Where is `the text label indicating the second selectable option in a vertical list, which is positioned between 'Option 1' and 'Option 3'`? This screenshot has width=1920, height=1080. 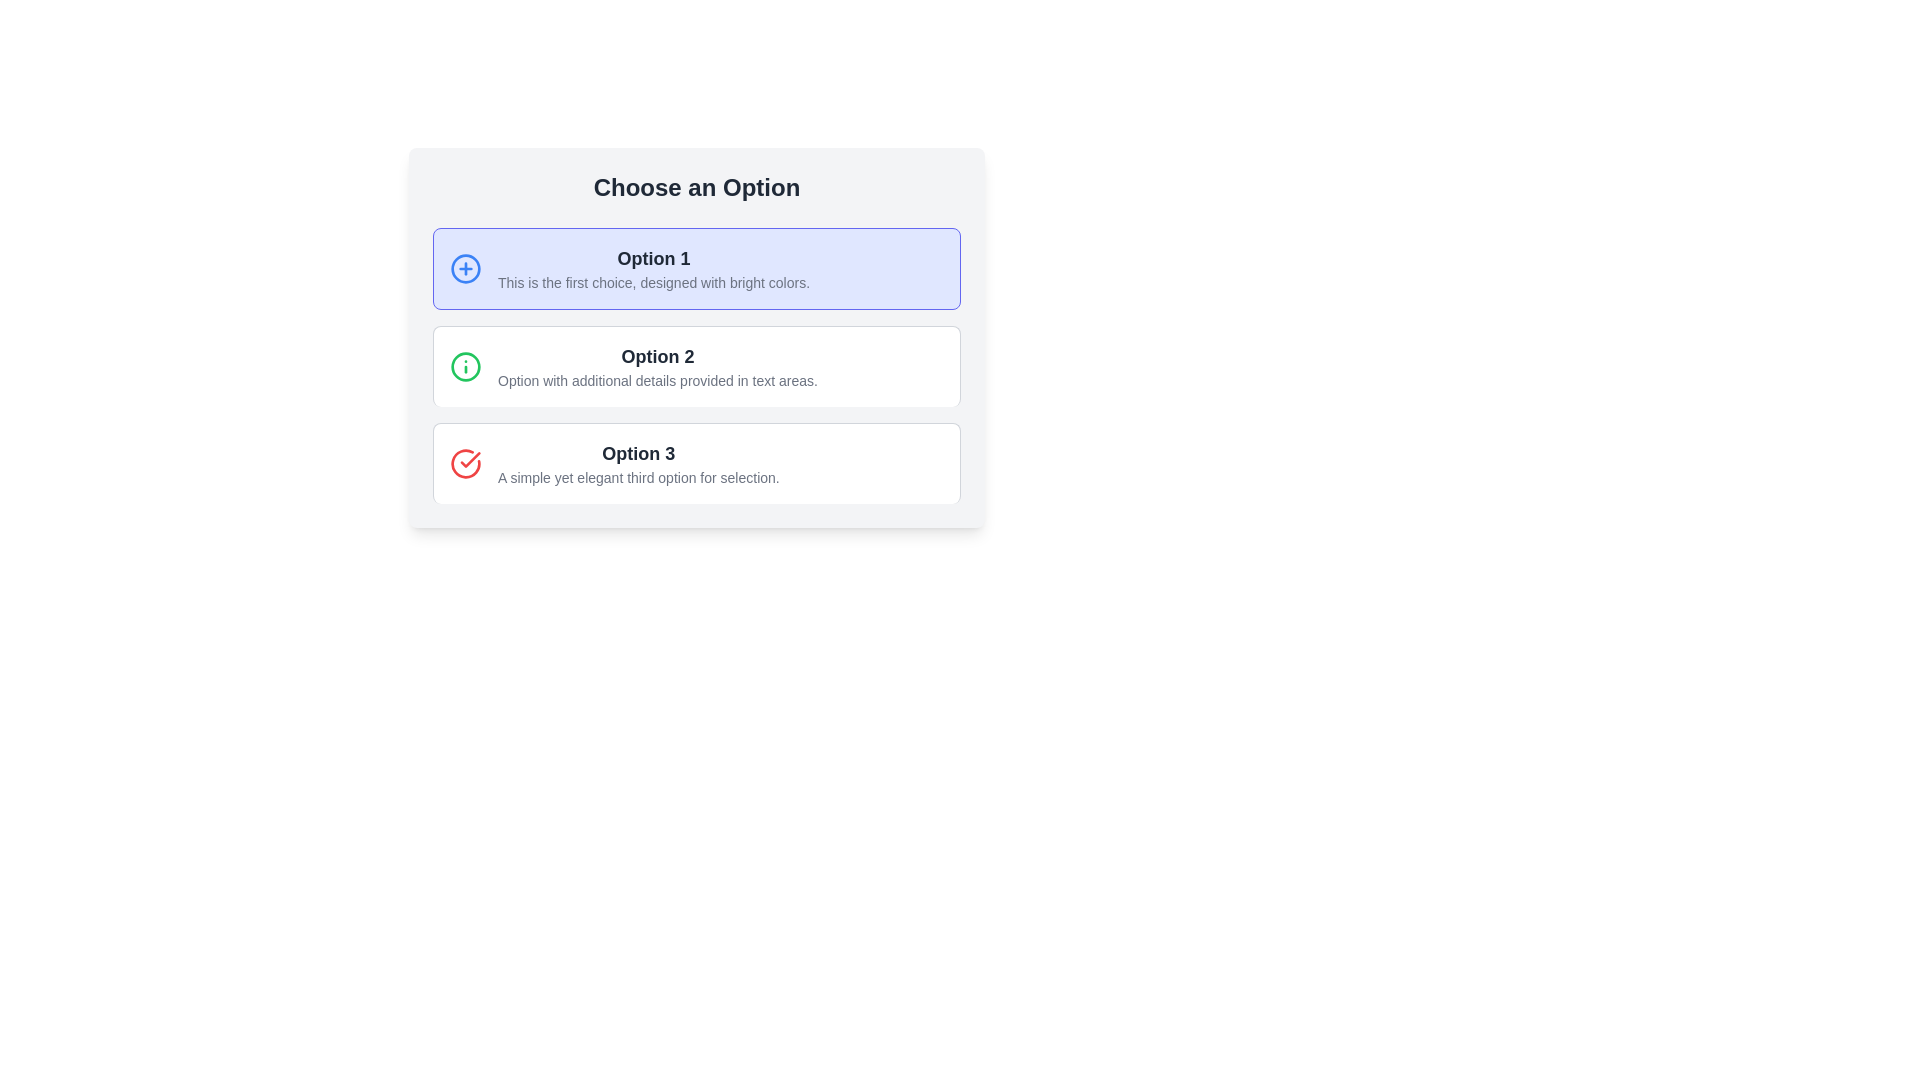 the text label indicating the second selectable option in a vertical list, which is positioned between 'Option 1' and 'Option 3' is located at coordinates (657, 366).